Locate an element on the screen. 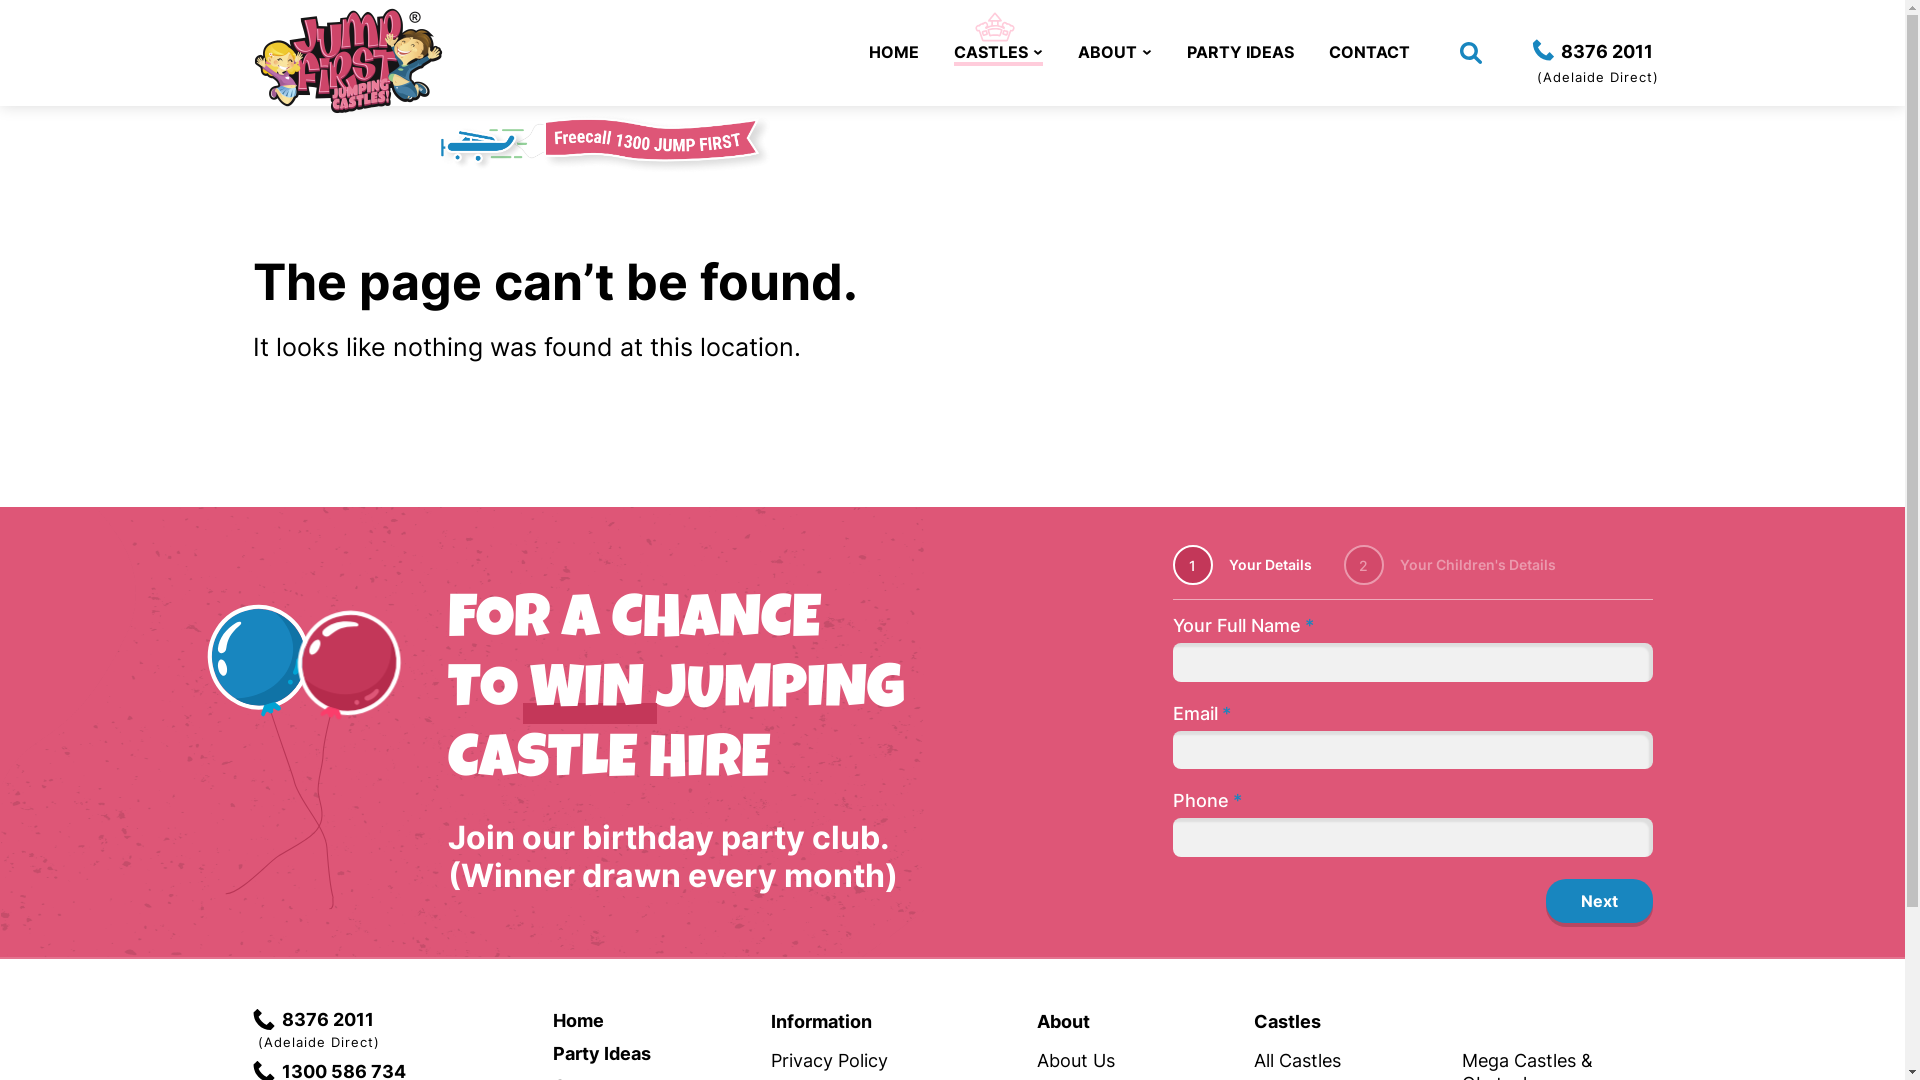 The image size is (1920, 1080). 'CONTACT' is located at coordinates (1367, 50).